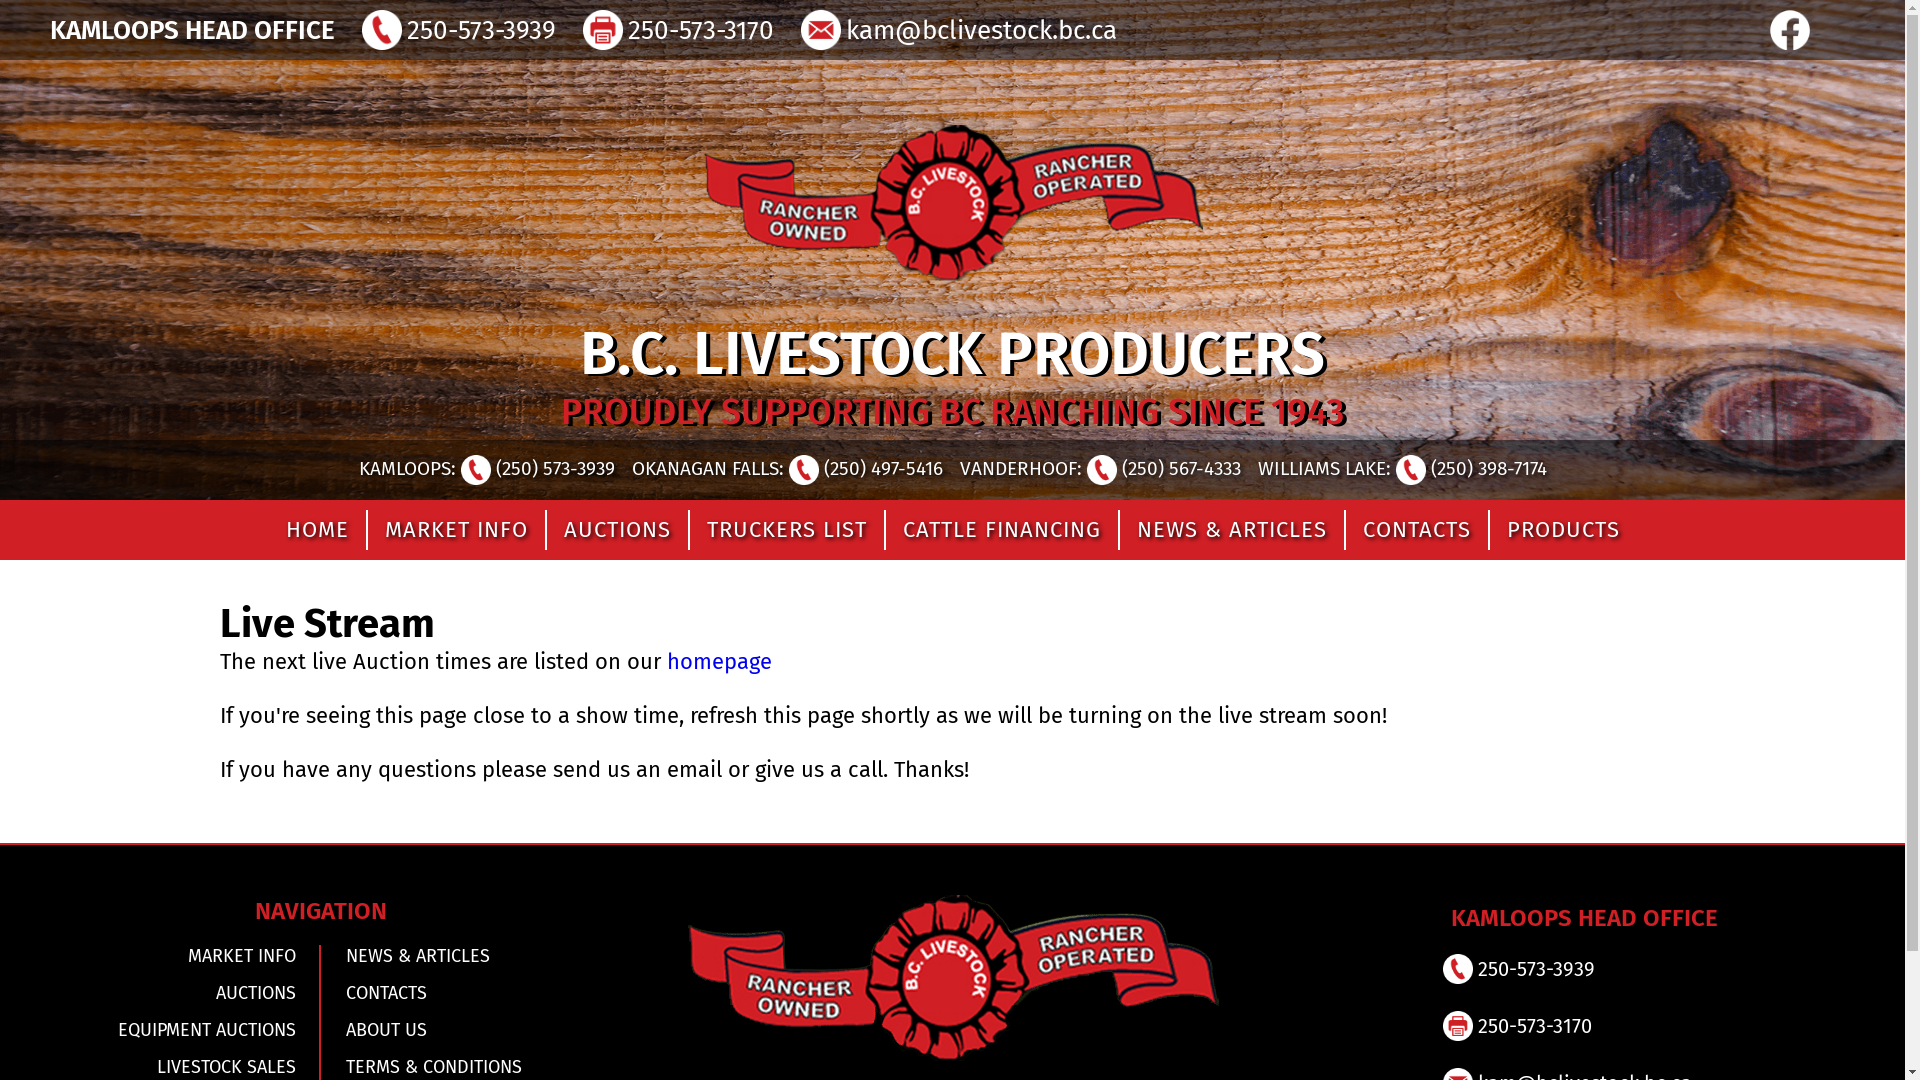 The width and height of the screenshot is (1920, 1080). Describe the element at coordinates (468, 992) in the screenshot. I see `'CONTACTS'` at that location.